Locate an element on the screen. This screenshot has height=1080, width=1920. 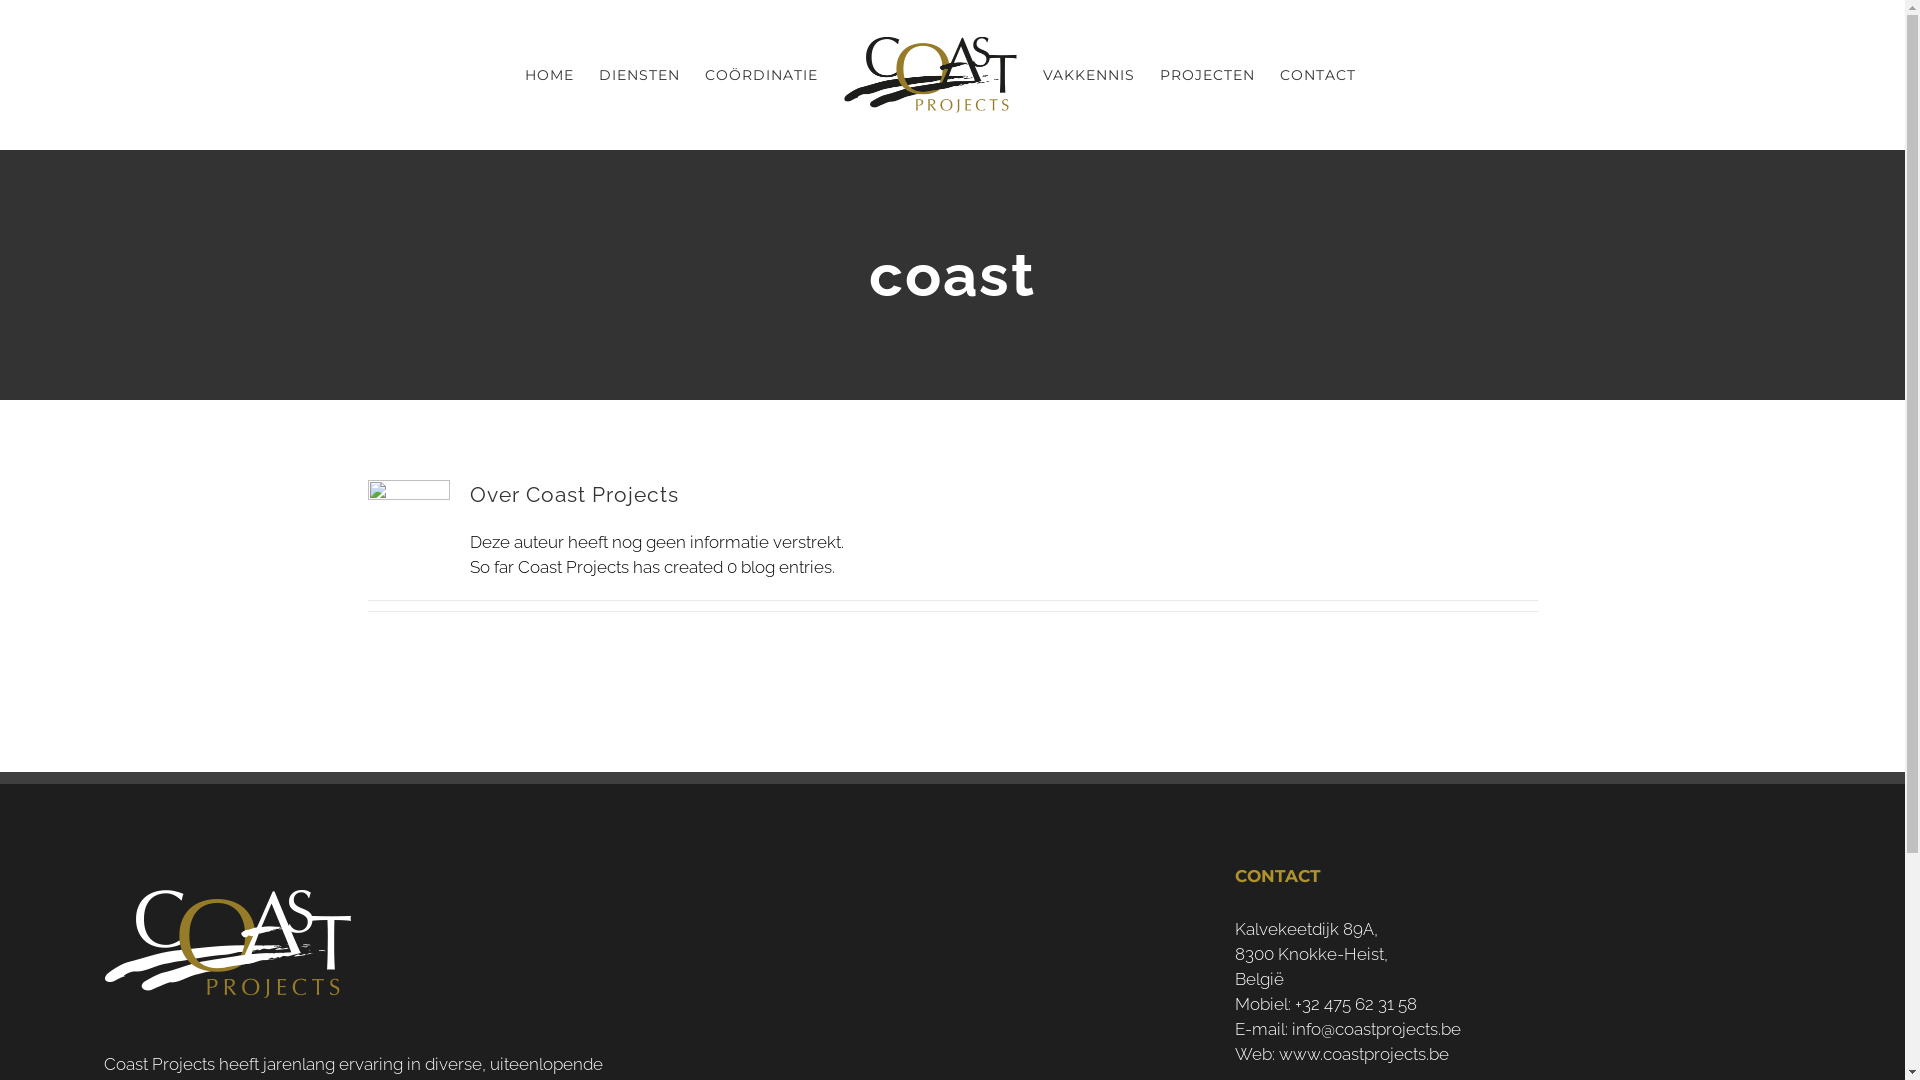
'+32 475 62 31 58' is located at coordinates (1356, 1003).